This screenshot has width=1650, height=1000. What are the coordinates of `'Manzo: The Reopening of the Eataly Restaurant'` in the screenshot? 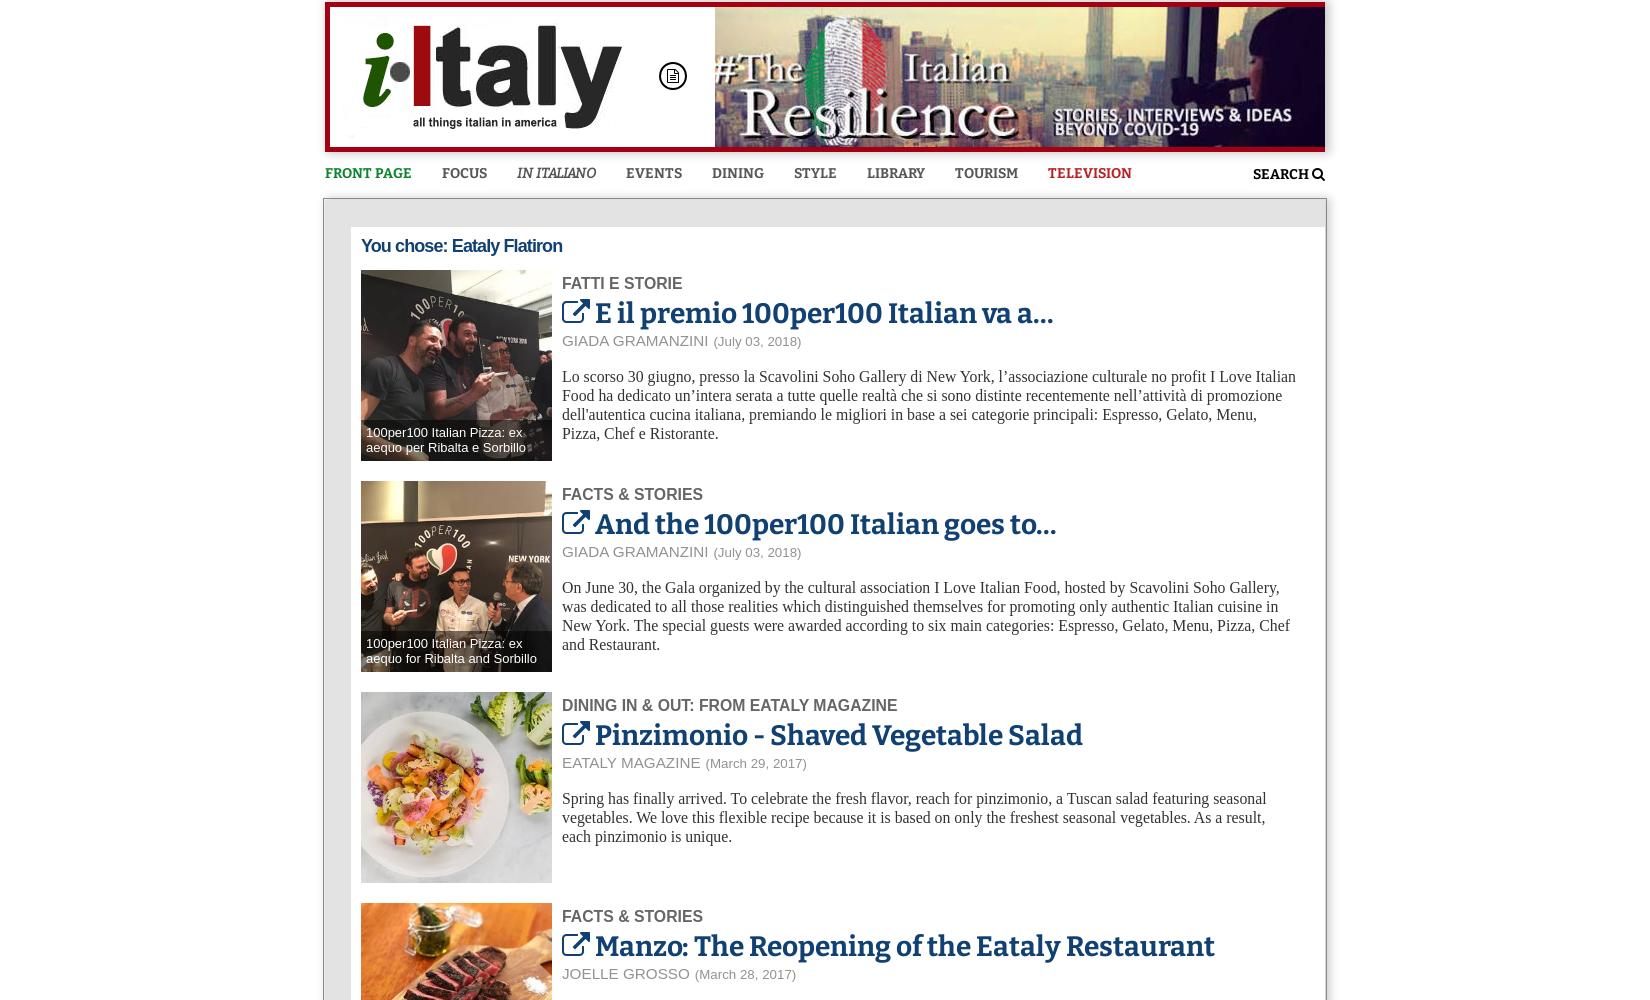 It's located at (593, 944).